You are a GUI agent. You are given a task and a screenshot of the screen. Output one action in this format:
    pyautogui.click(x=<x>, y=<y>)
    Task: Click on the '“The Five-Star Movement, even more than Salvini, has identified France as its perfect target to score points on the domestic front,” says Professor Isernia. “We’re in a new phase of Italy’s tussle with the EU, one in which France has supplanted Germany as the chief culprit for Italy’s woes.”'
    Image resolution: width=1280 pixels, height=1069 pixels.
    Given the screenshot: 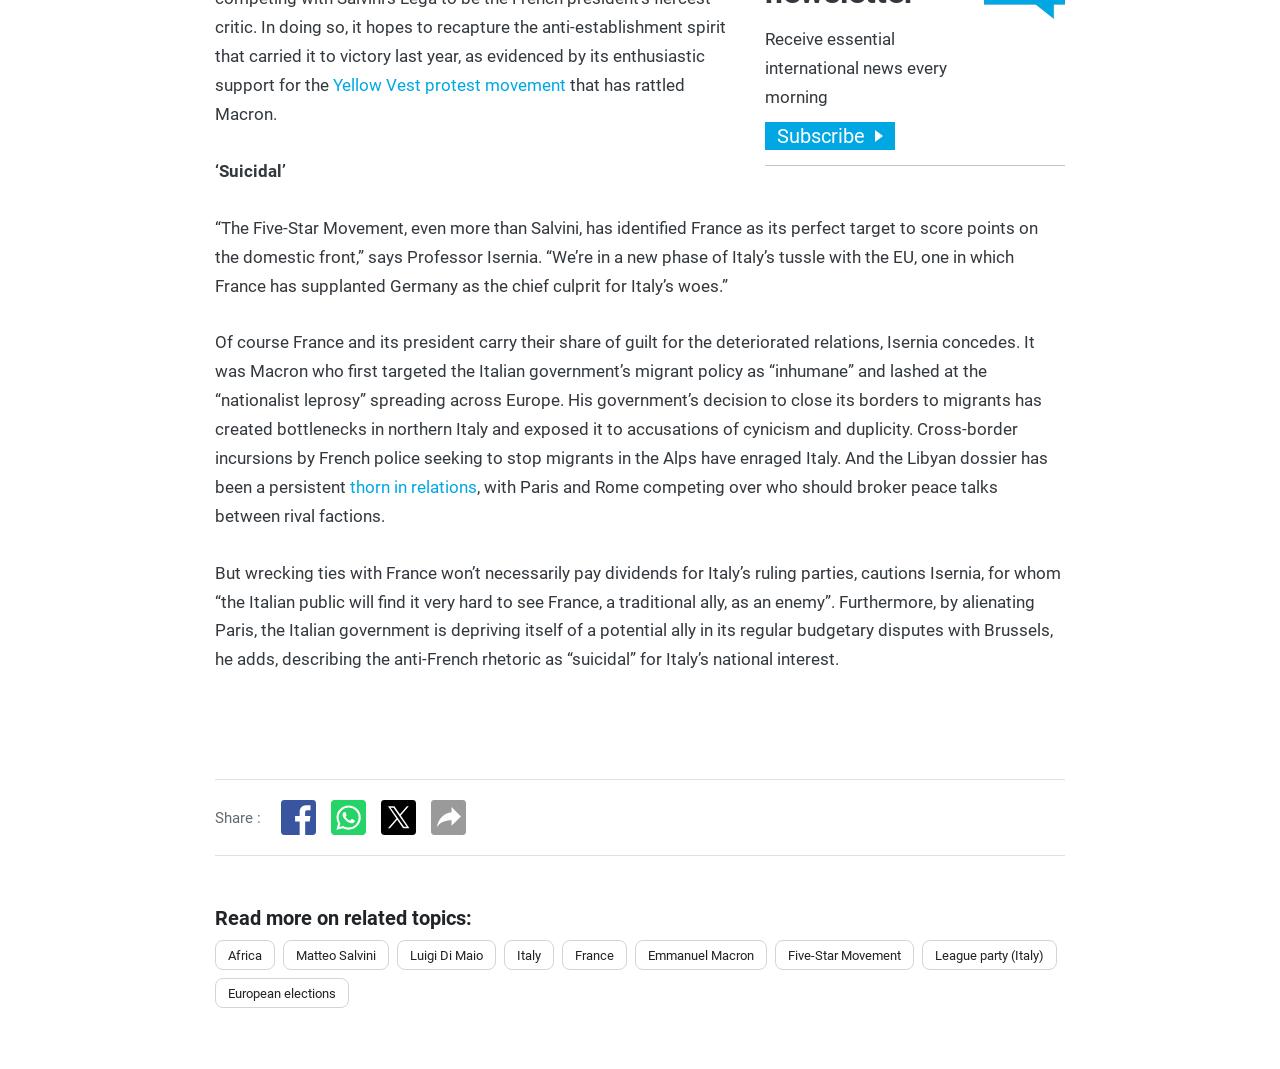 What is the action you would take?
    pyautogui.click(x=625, y=255)
    